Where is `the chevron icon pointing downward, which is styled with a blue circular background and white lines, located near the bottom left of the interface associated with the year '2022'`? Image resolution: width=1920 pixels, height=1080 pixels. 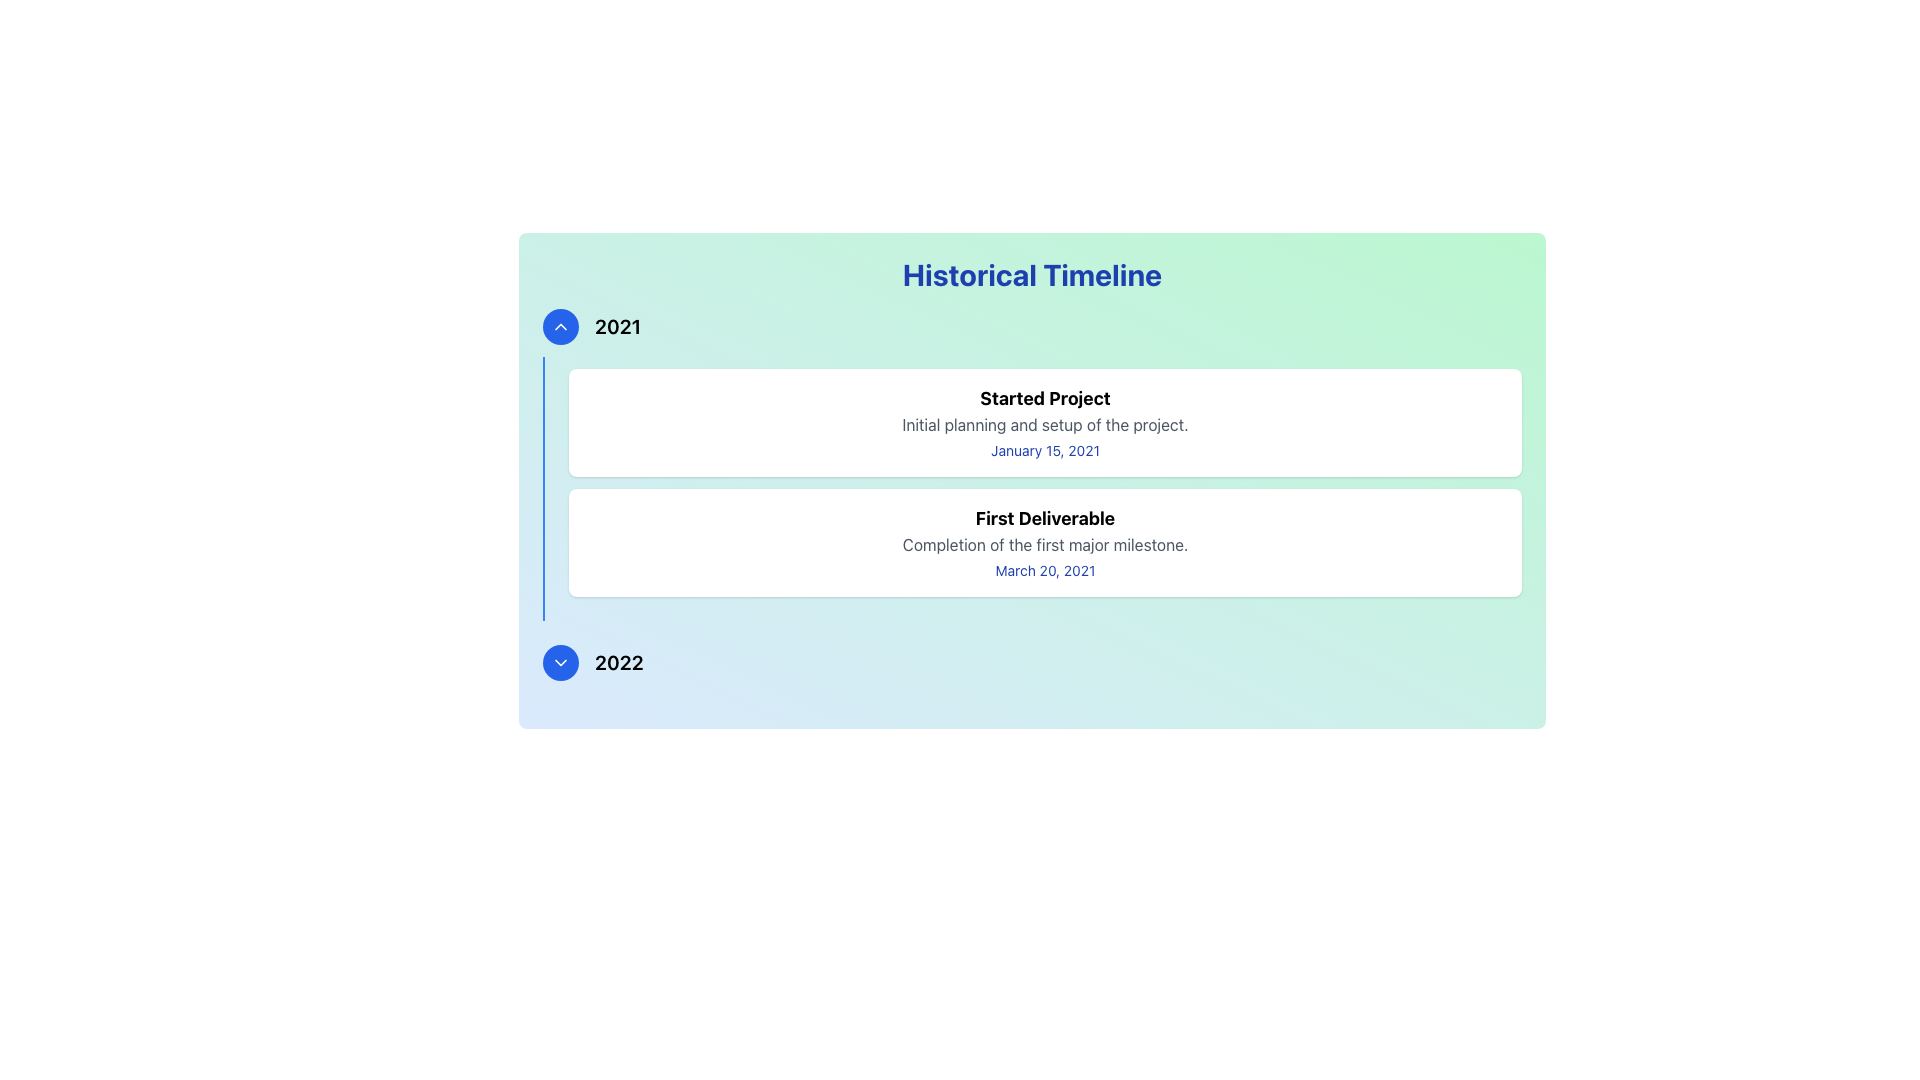 the chevron icon pointing downward, which is styled with a blue circular background and white lines, located near the bottom left of the interface associated with the year '2022' is located at coordinates (560, 663).